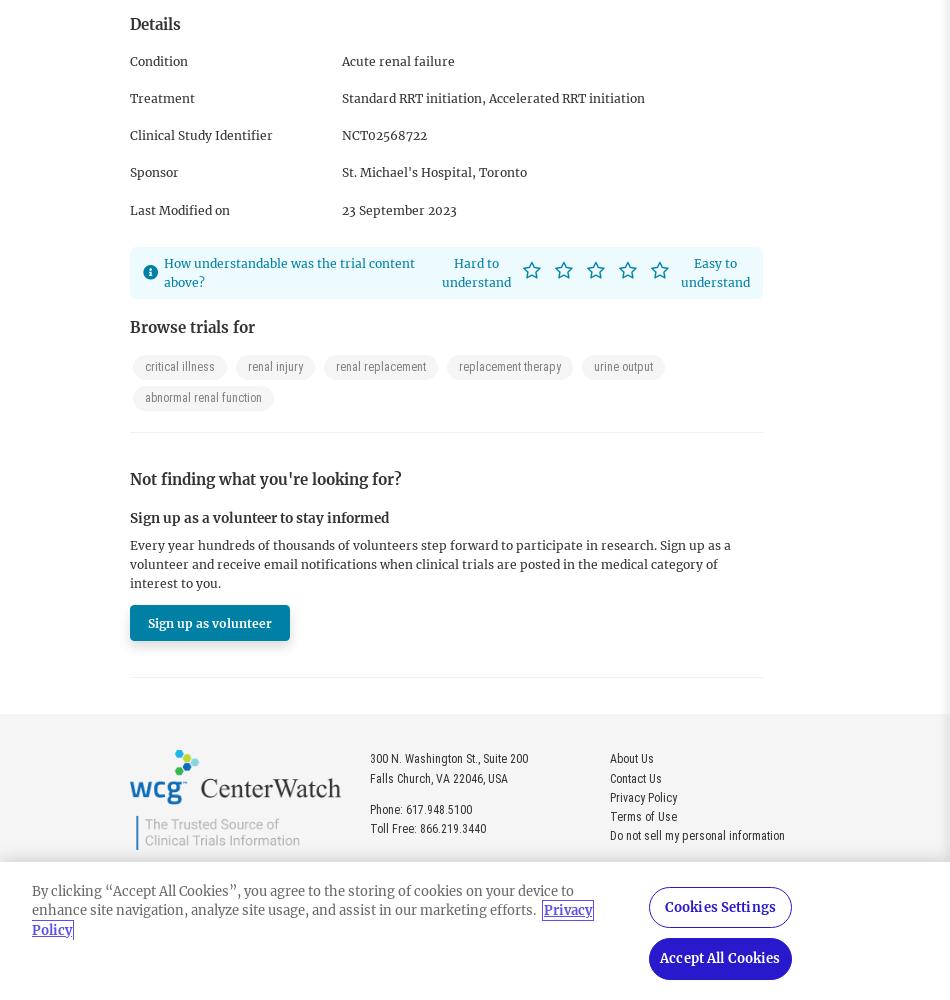 This screenshot has height=1000, width=950. I want to click on 'renal replacement', so click(380, 365).